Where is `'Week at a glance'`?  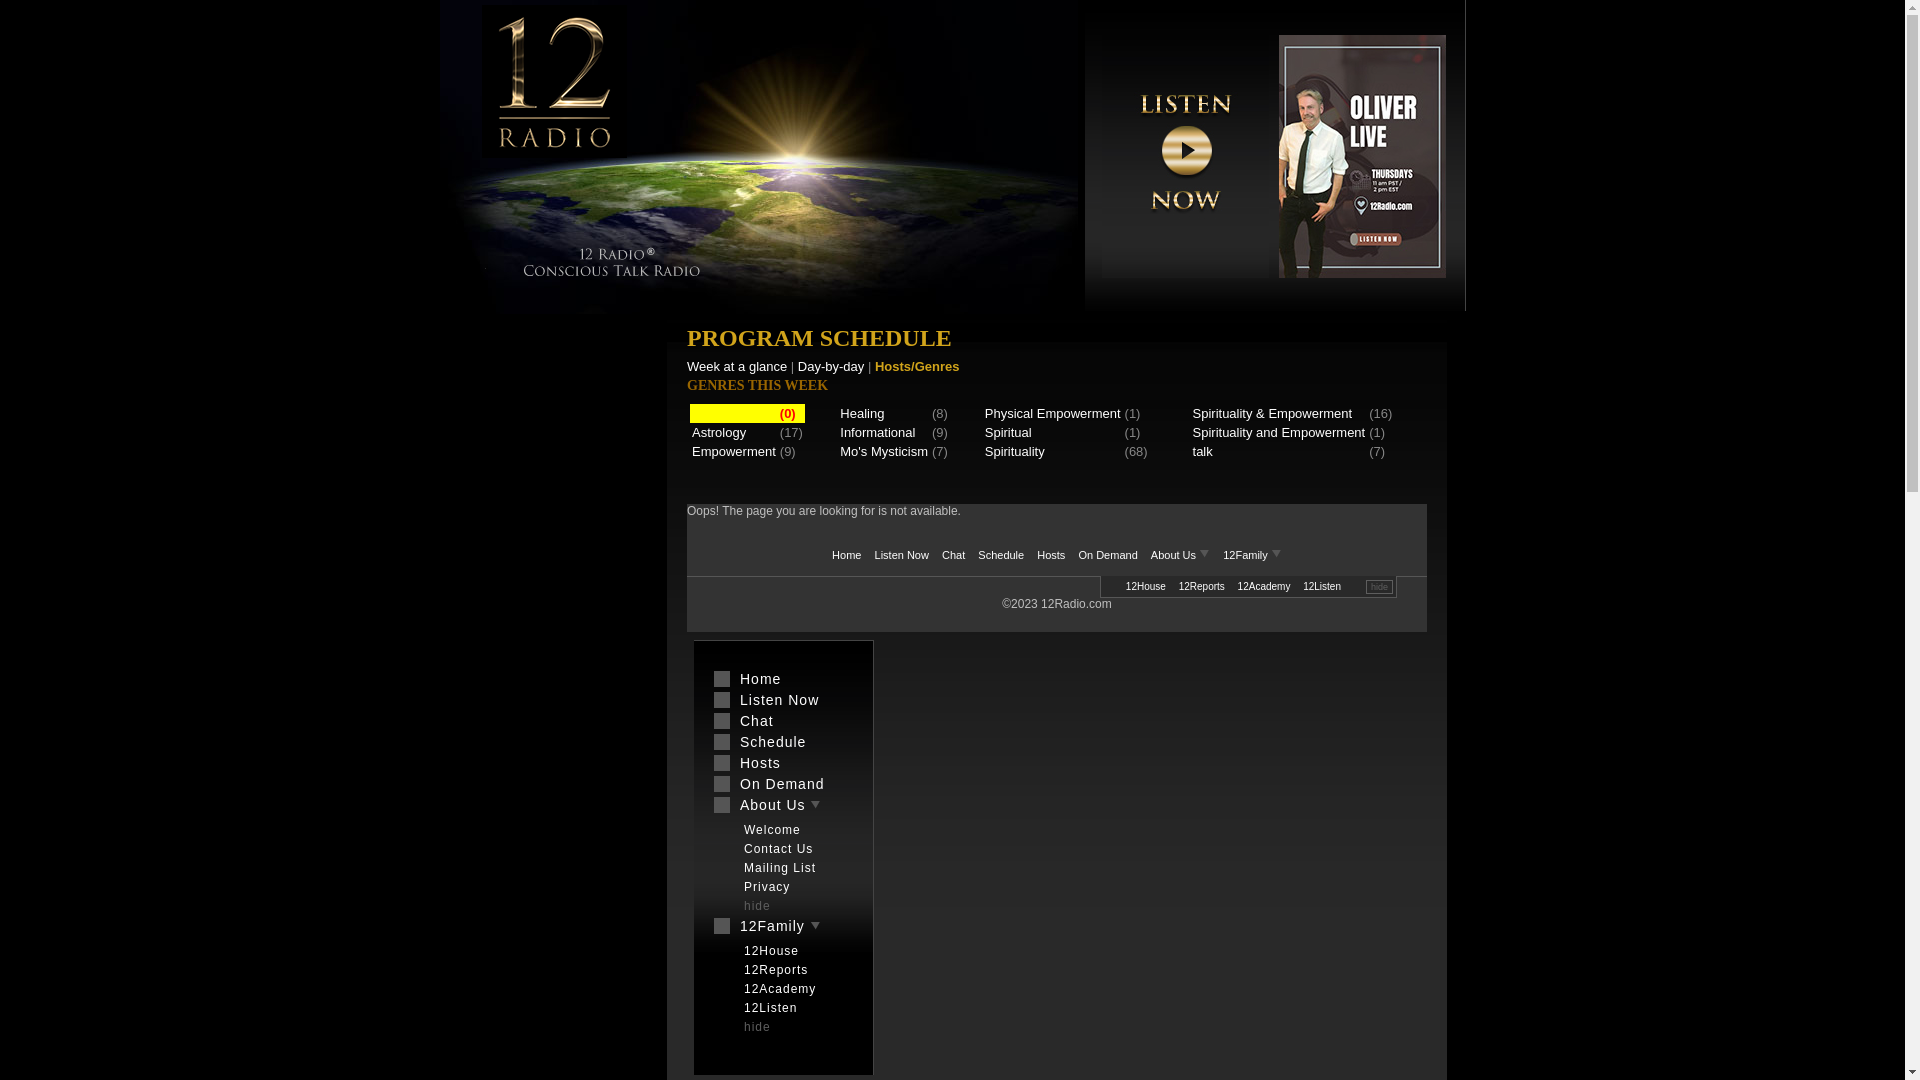 'Week at a glance' is located at coordinates (736, 366).